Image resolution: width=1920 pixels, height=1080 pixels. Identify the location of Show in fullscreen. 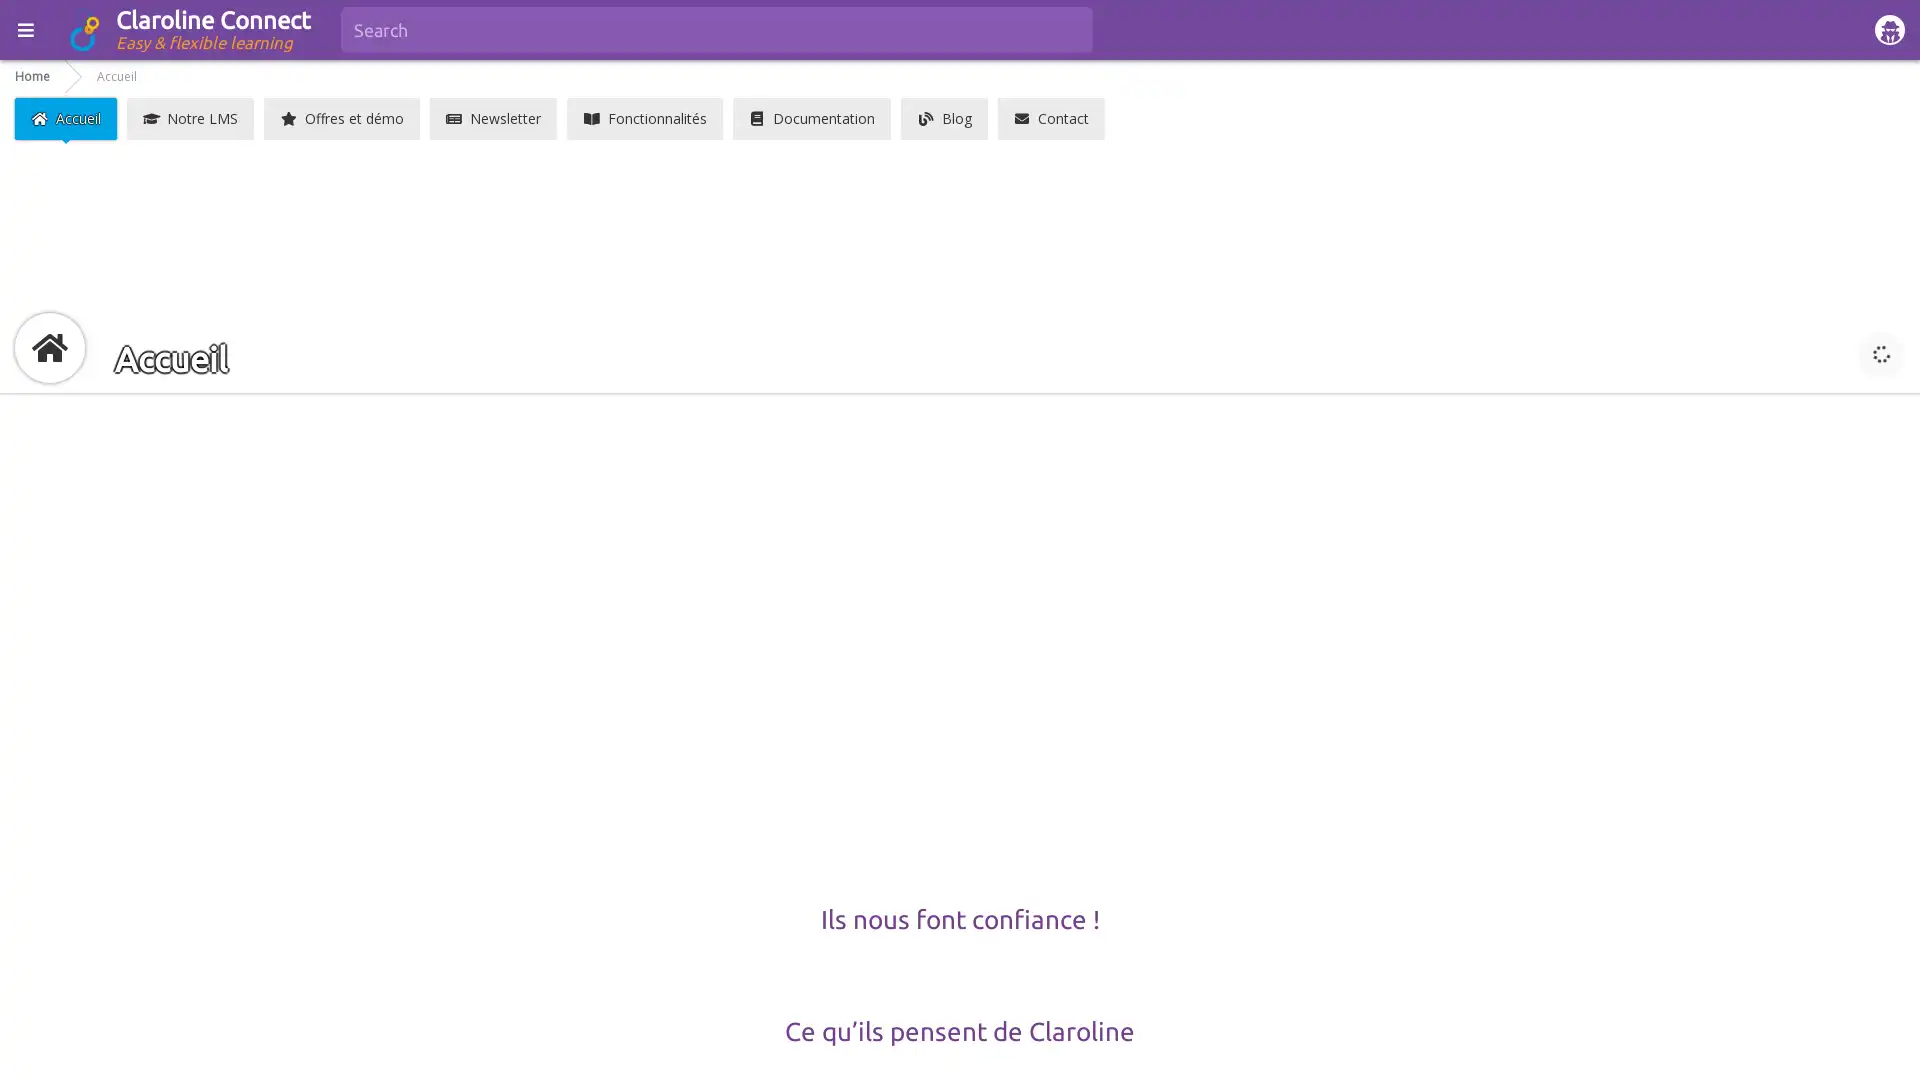
(1830, 353).